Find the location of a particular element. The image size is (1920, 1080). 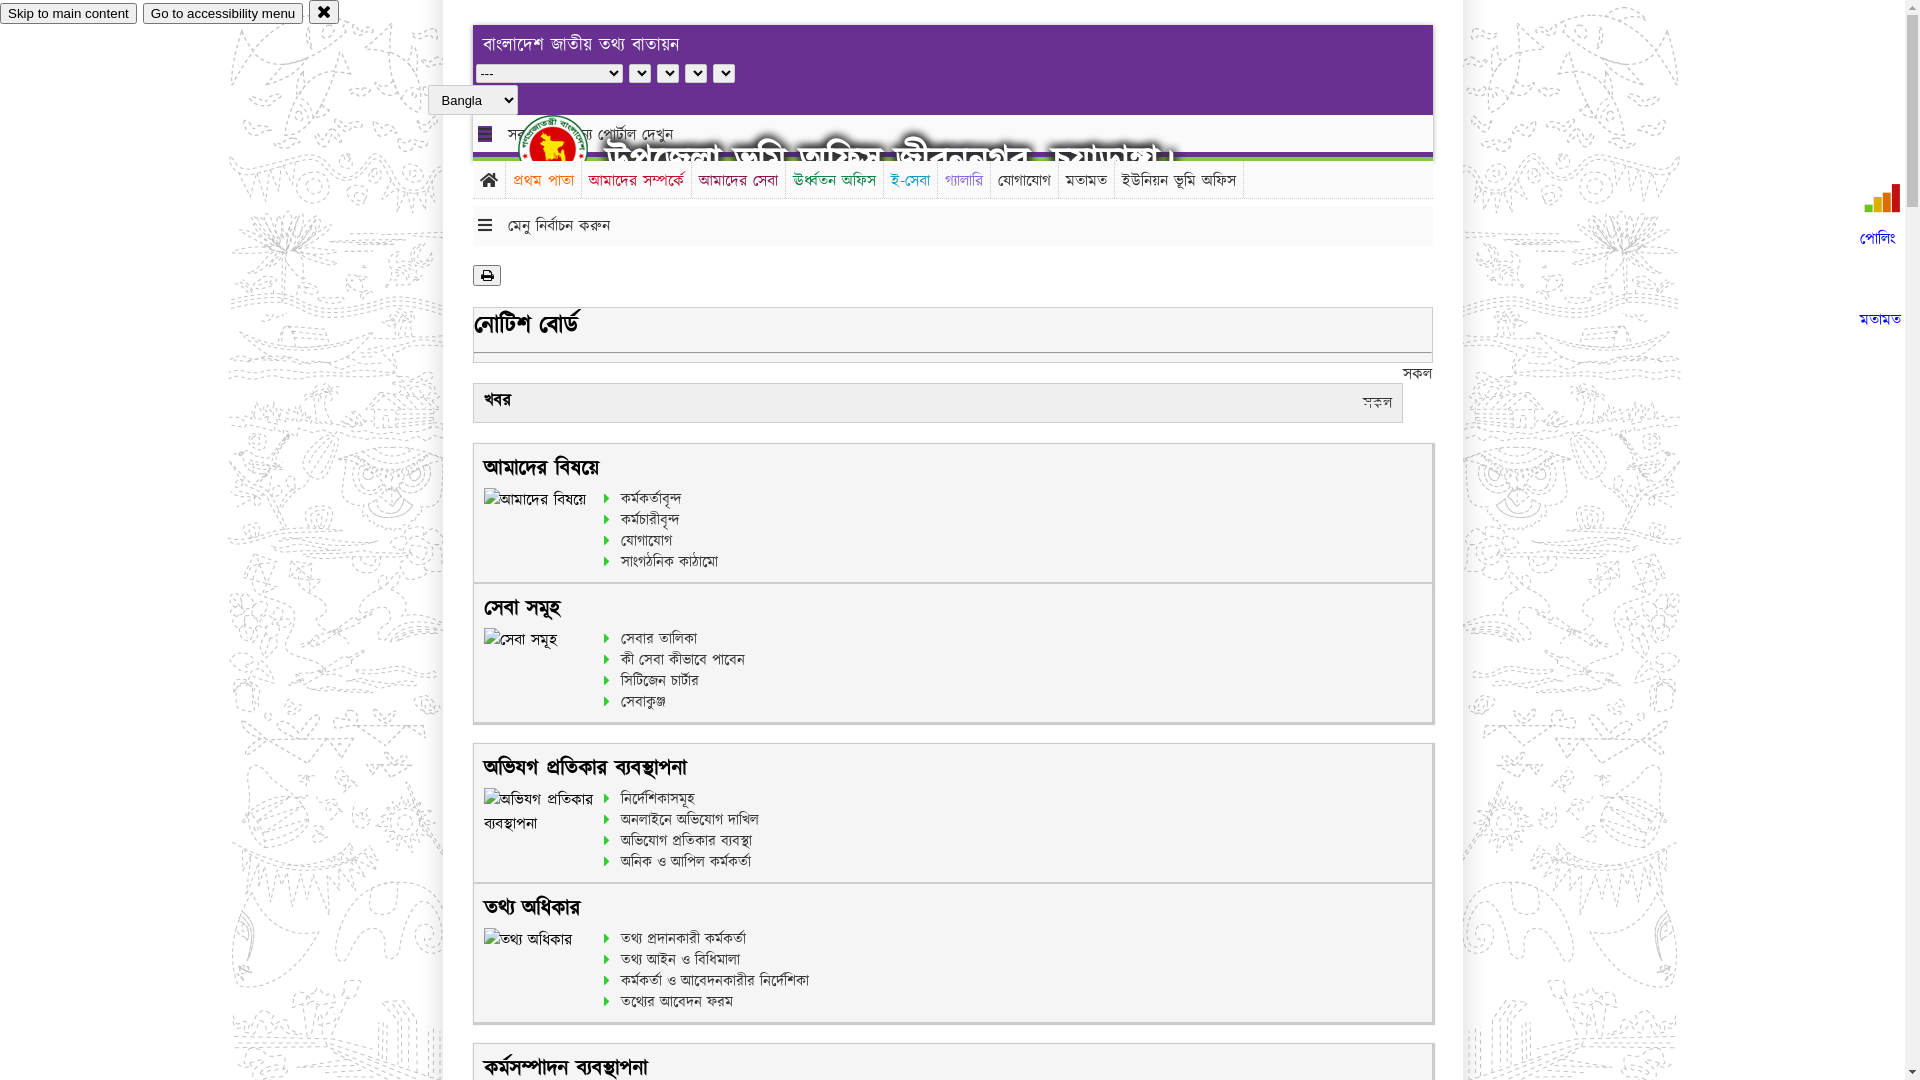

'Go to accessibility menu' is located at coordinates (222, 13).